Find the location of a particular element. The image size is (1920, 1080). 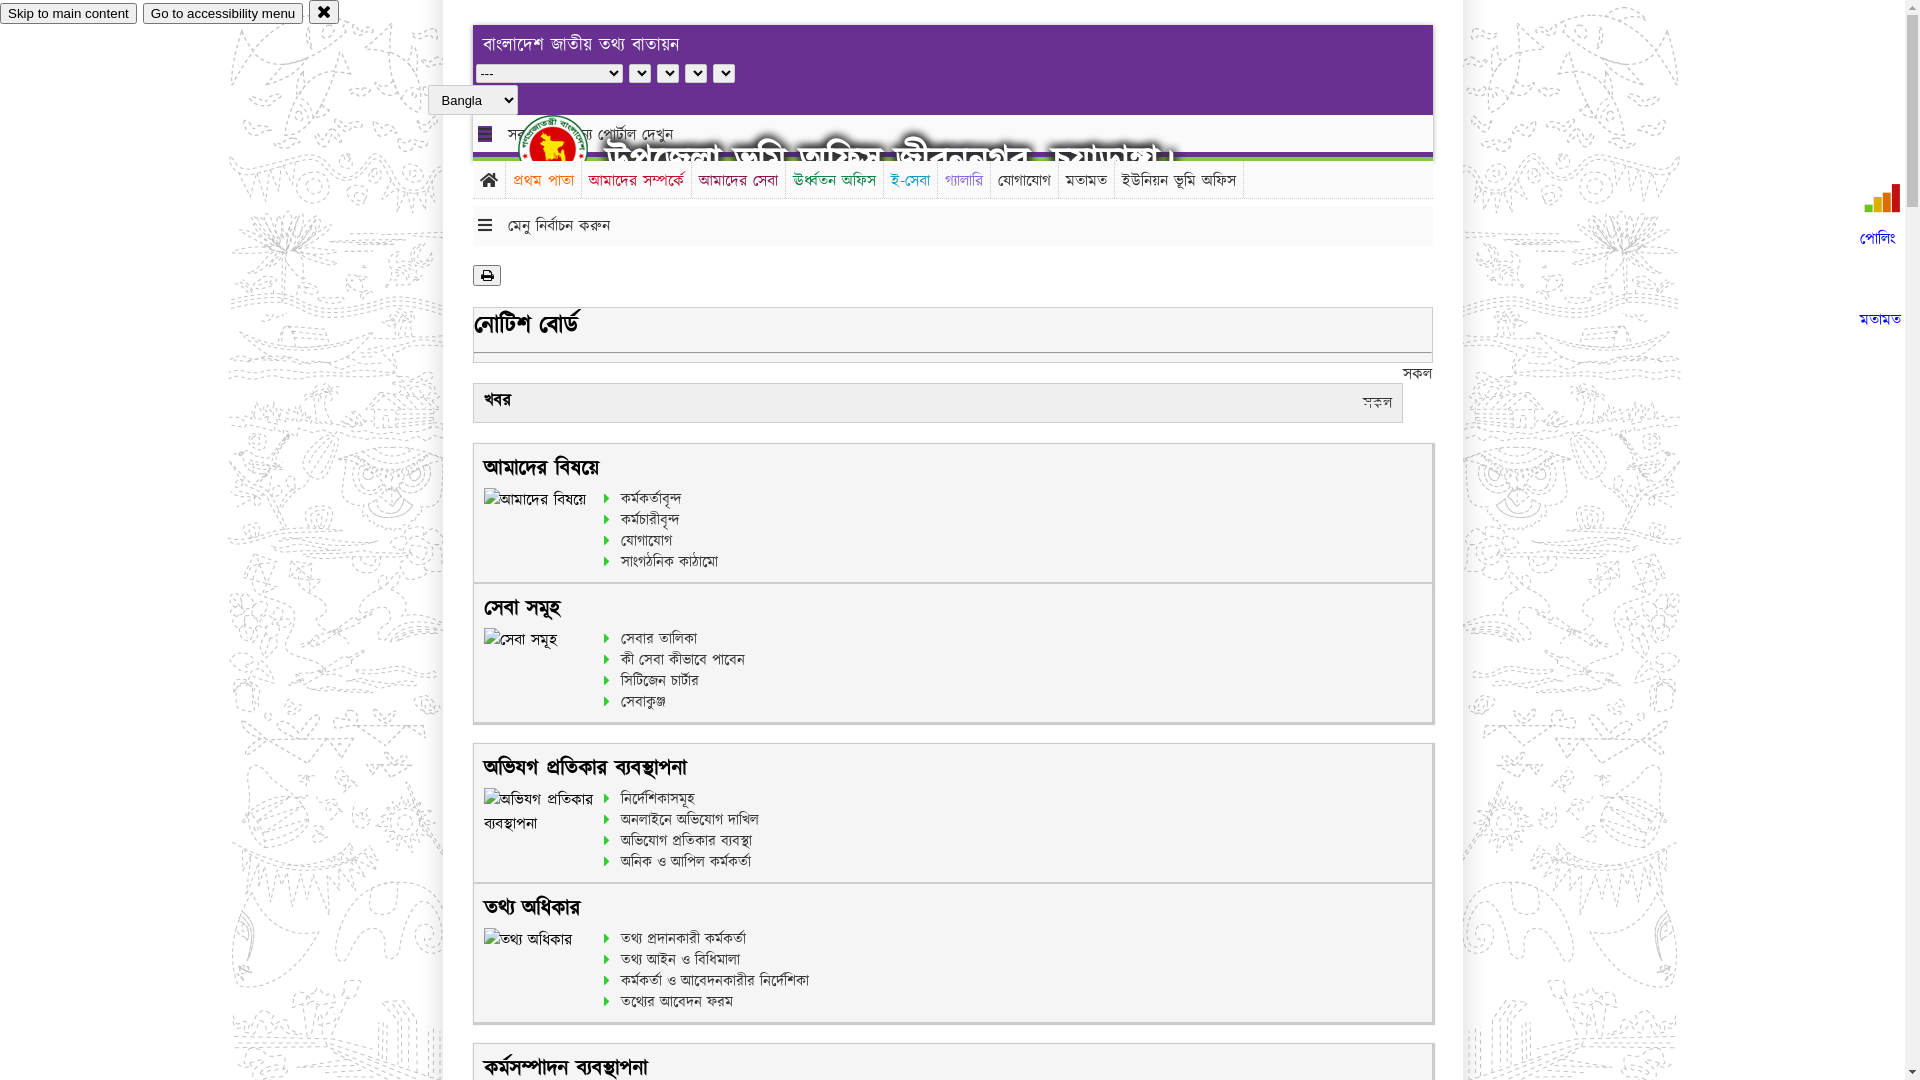

'Go to accessibility menu' is located at coordinates (222, 13).